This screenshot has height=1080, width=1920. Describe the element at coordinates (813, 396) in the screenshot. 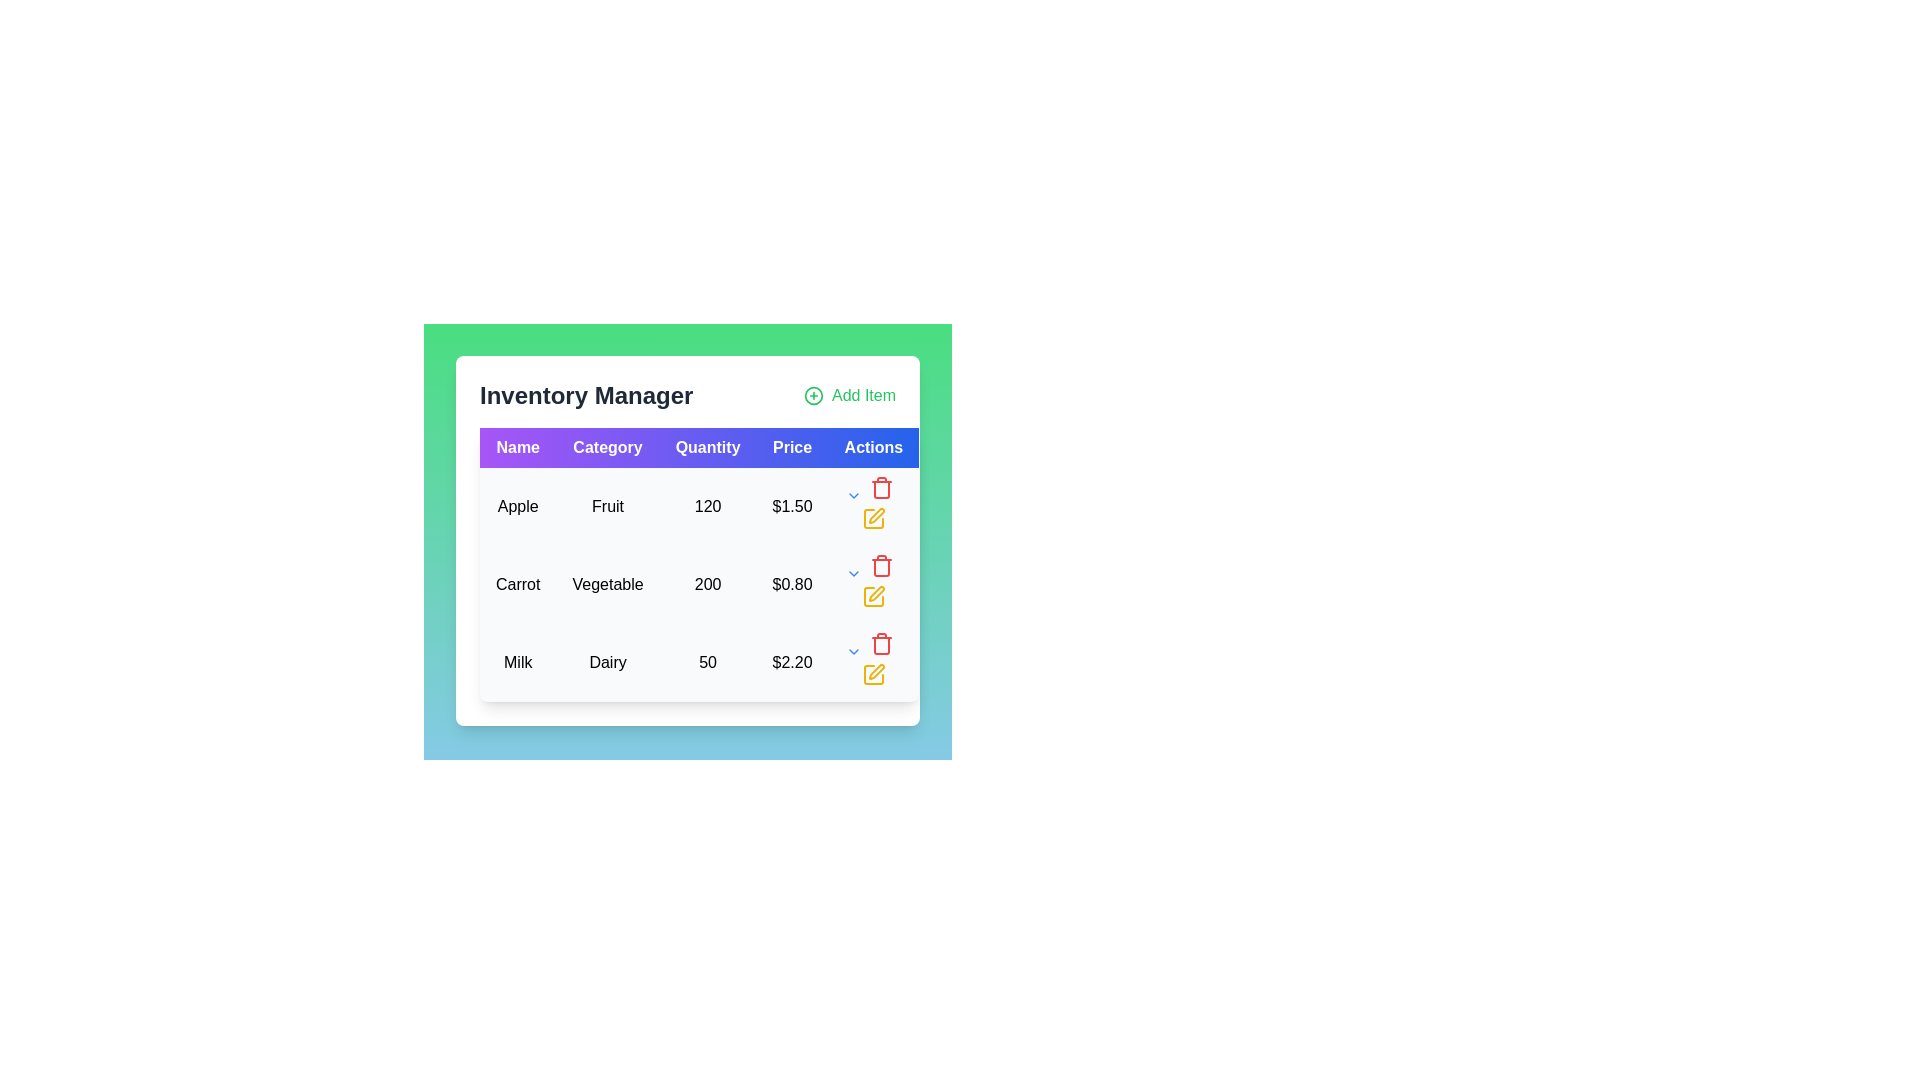

I see `the circular icon with a plus sign inside it, located to the left of the 'Add Item' text label at the top-right corner of the interface` at that location.